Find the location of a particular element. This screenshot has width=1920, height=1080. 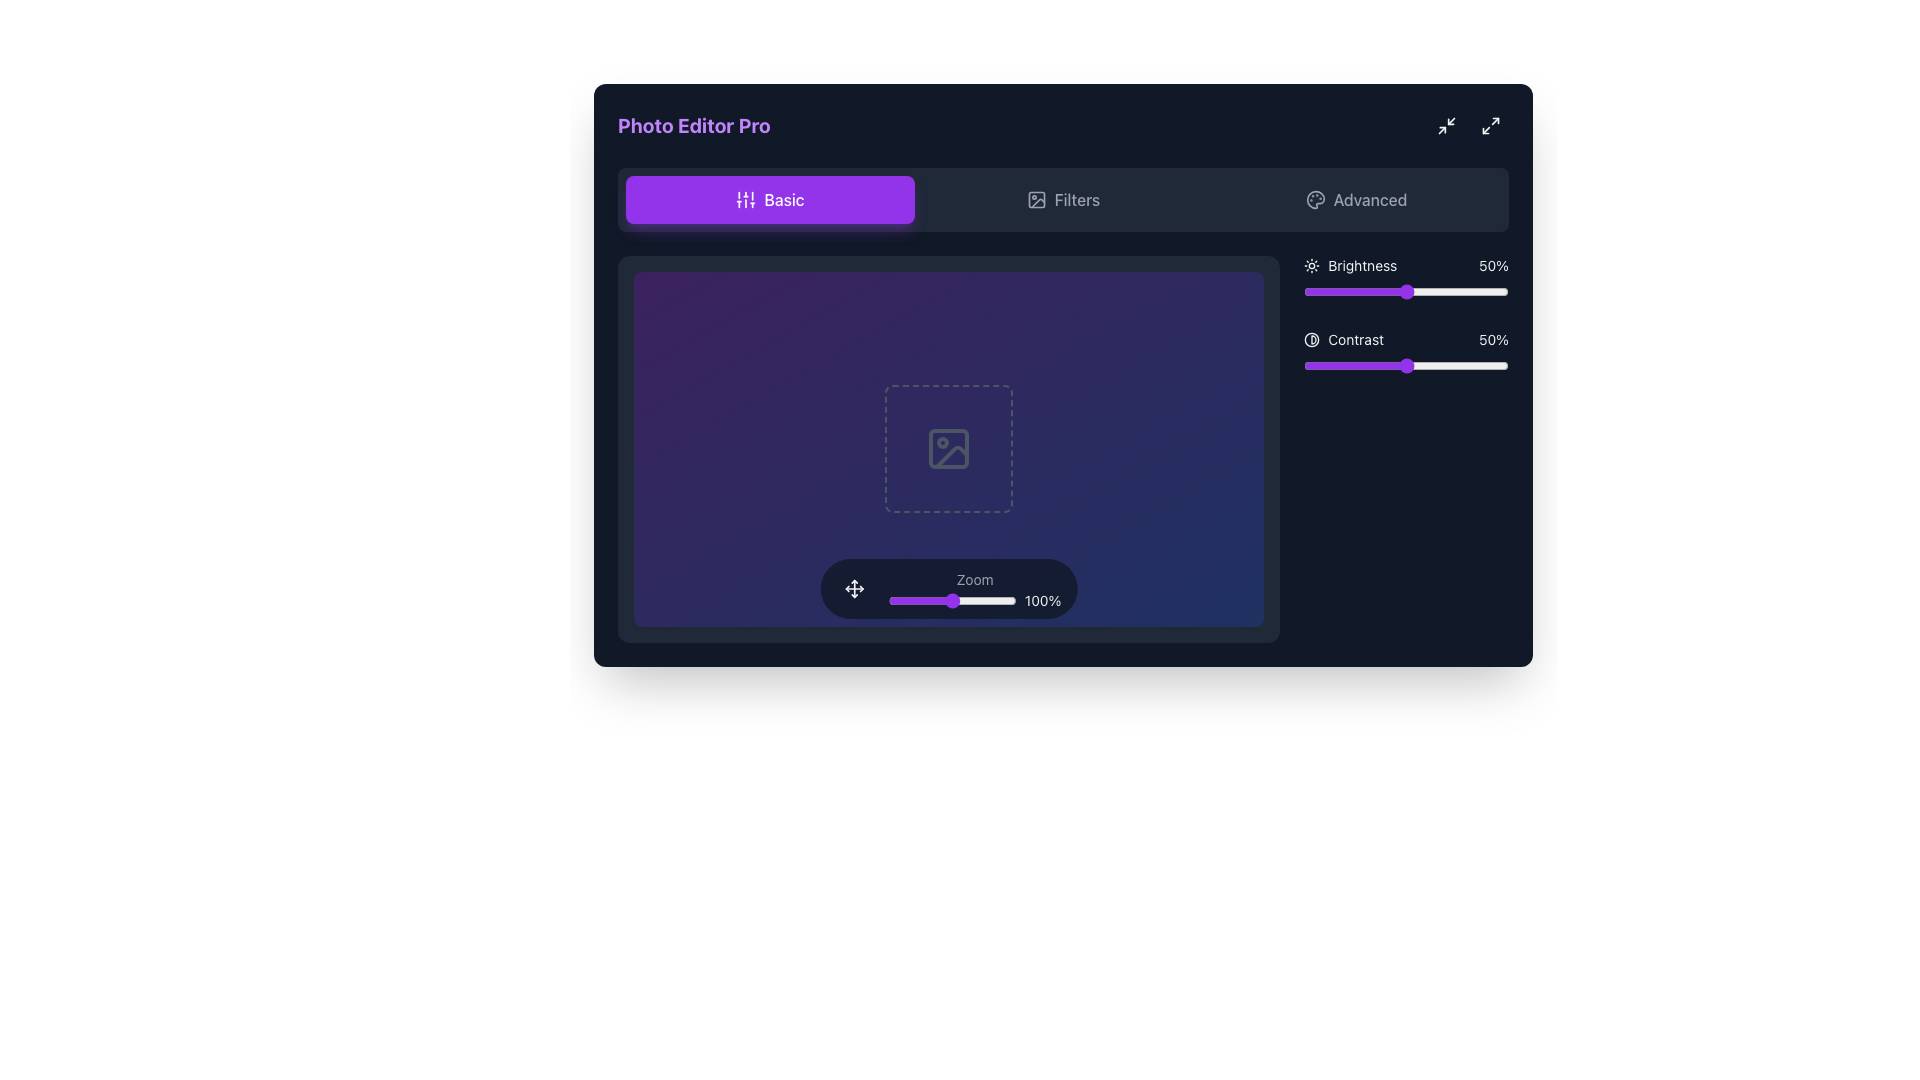

the zoom level is located at coordinates (892, 599).